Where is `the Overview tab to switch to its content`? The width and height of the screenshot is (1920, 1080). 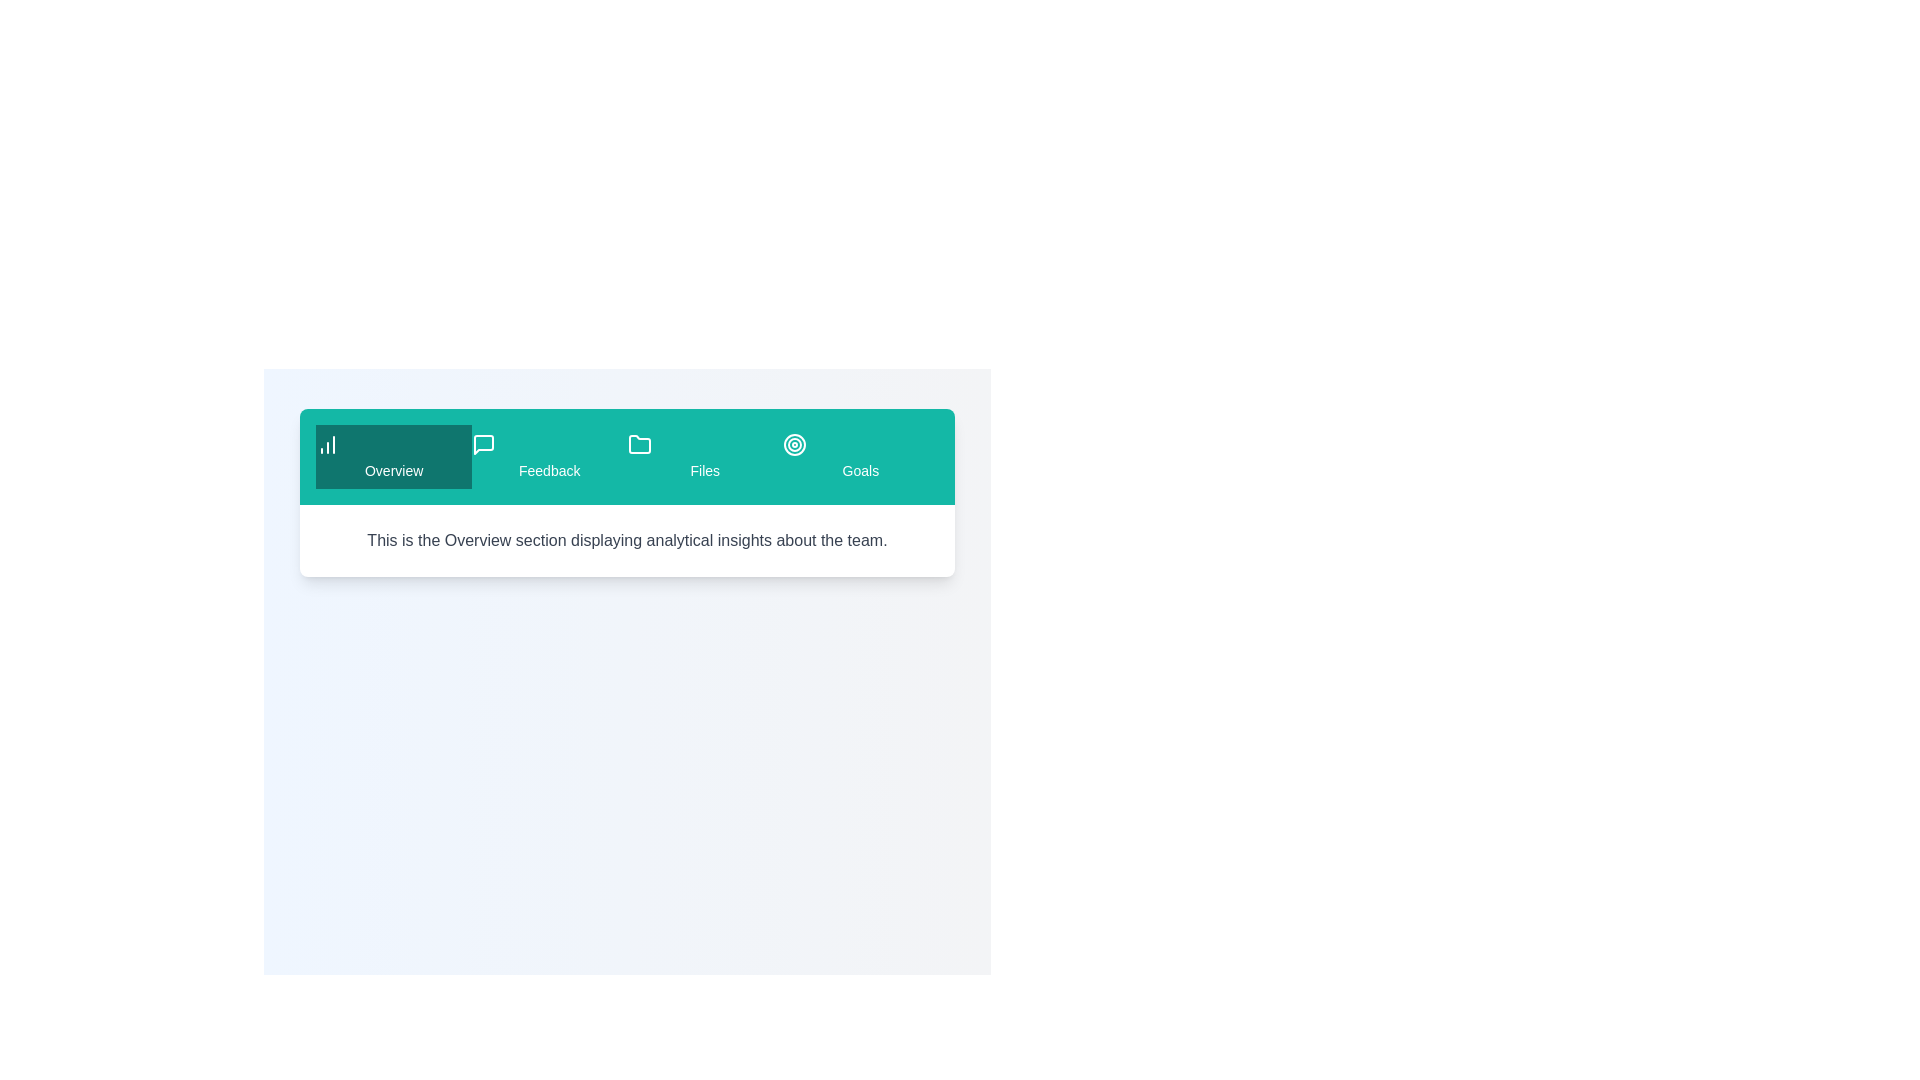
the Overview tab to switch to its content is located at coordinates (393, 456).